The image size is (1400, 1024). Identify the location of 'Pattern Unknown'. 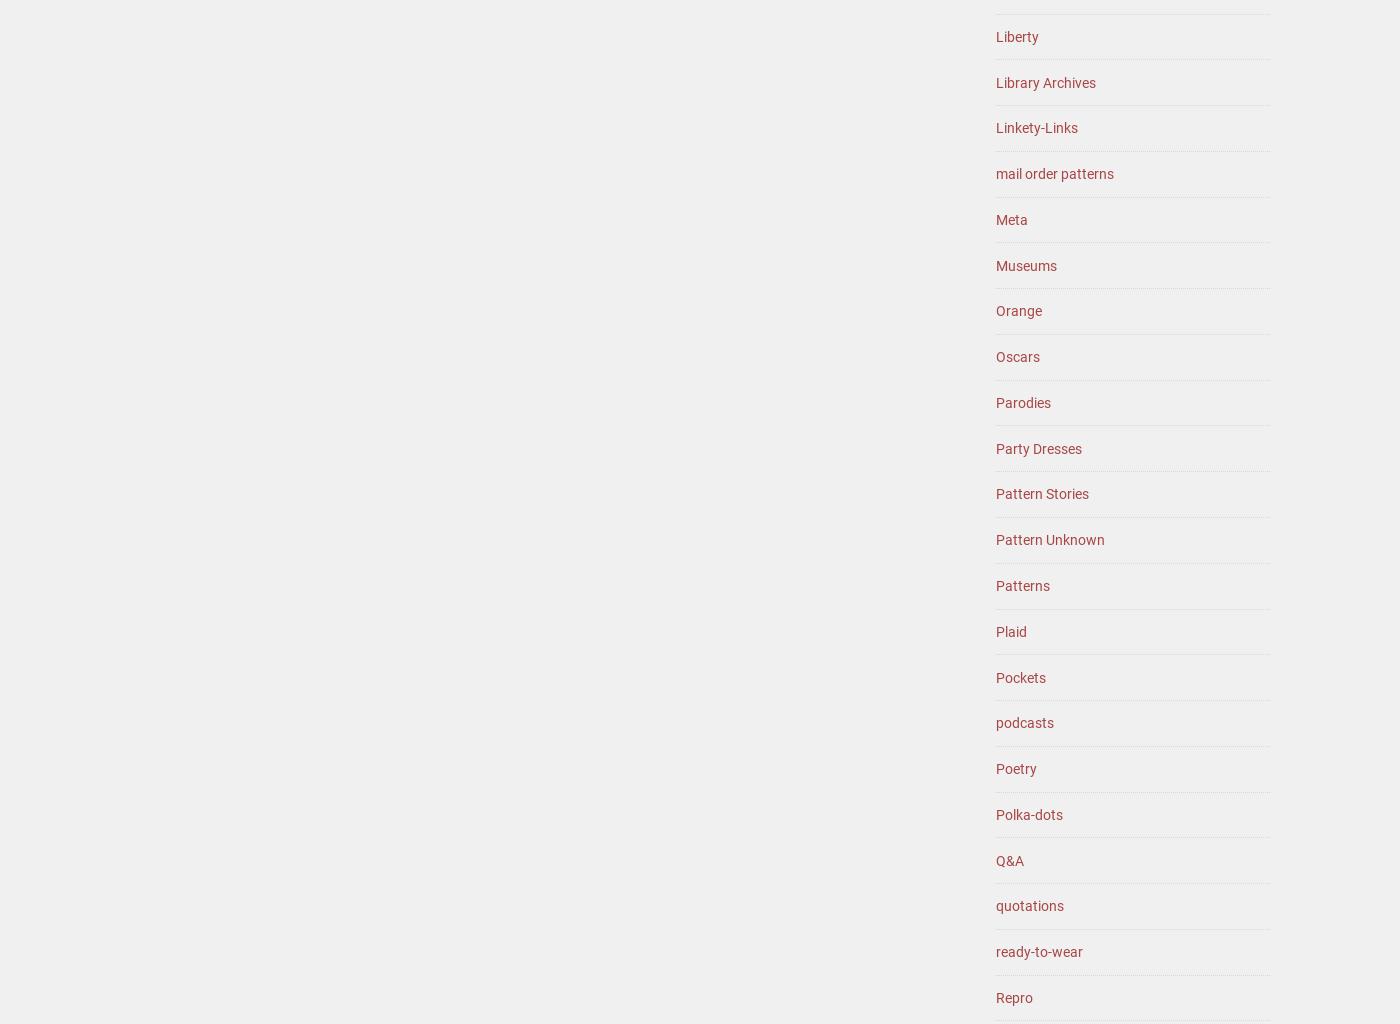
(1050, 539).